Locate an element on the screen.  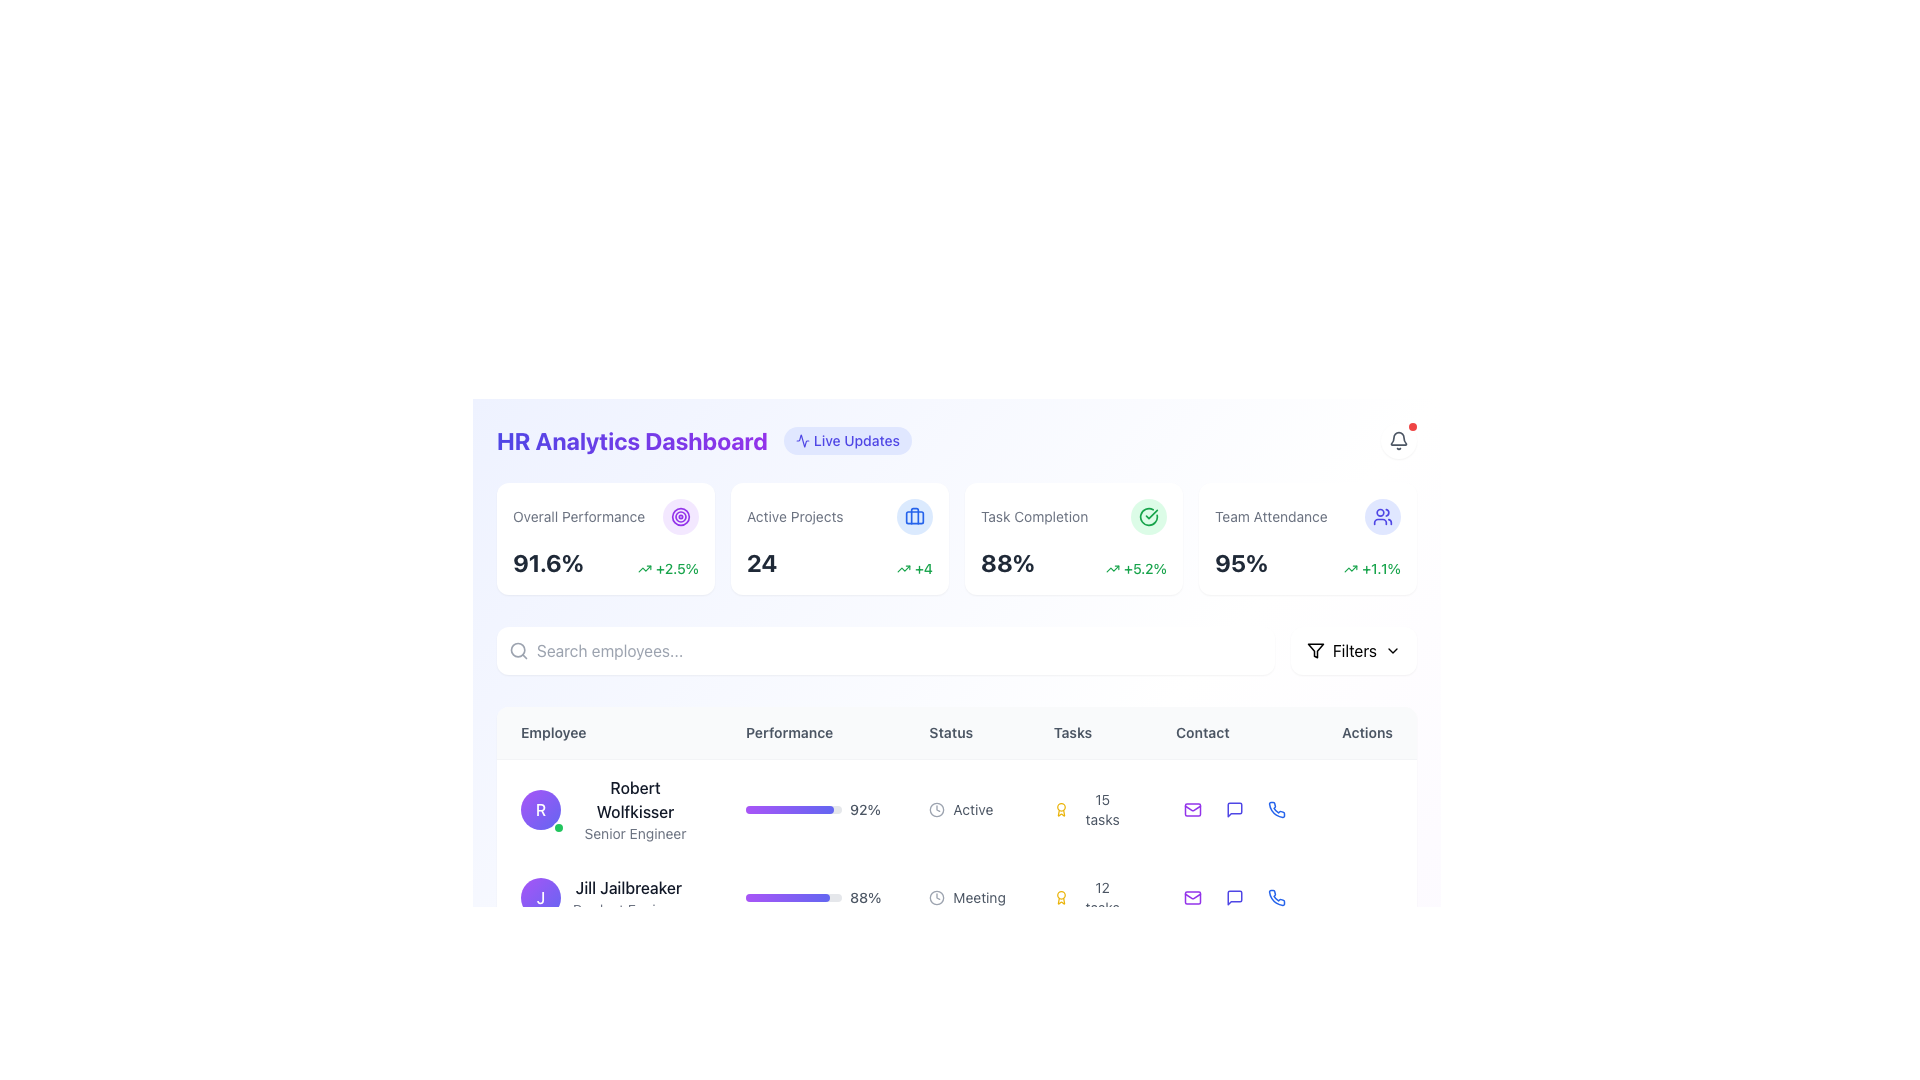
the triangular filter funnel icon located to the left of the 'Filters' dropdown arrow in the main dashboard interface is located at coordinates (1315, 651).